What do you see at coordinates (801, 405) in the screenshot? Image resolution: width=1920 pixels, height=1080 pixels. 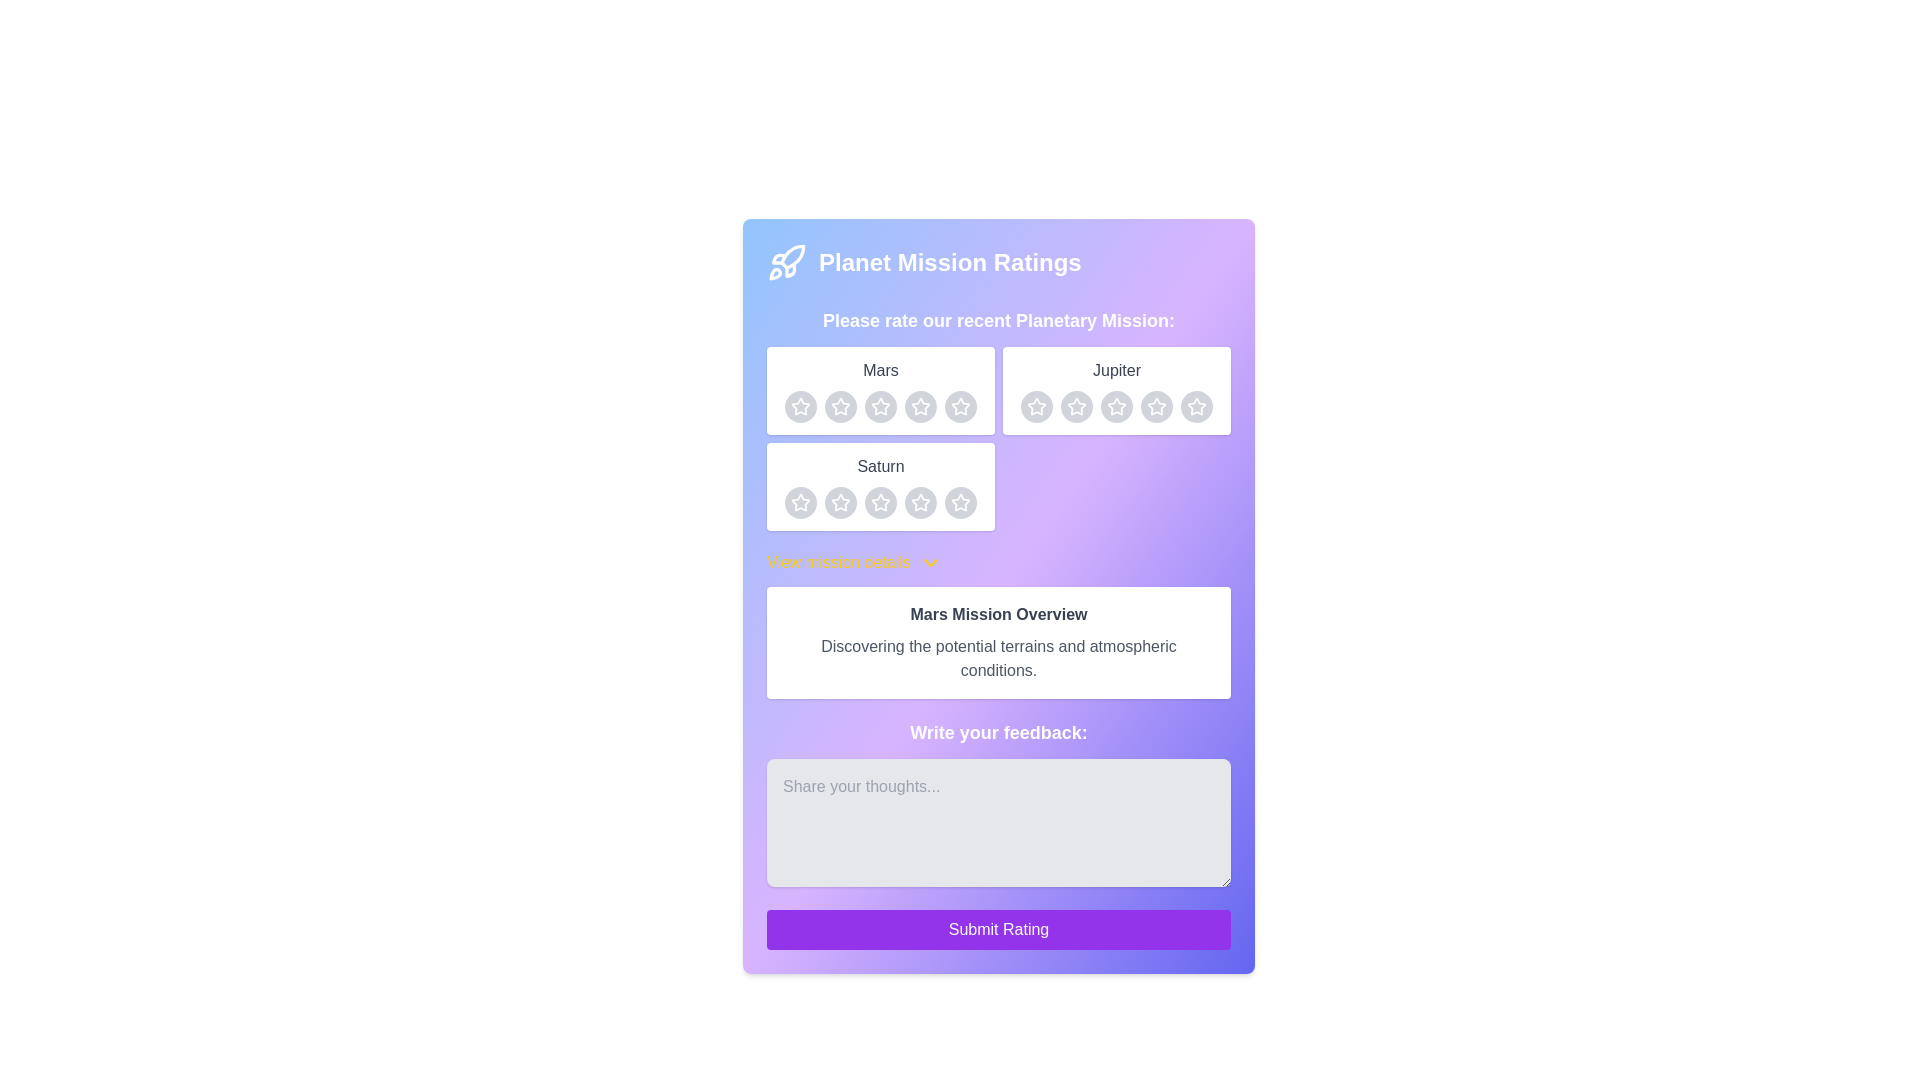 I see `the first star rating icon for the 'Mars' mission, which is located in the top left corner of the rating grid` at bounding box center [801, 405].